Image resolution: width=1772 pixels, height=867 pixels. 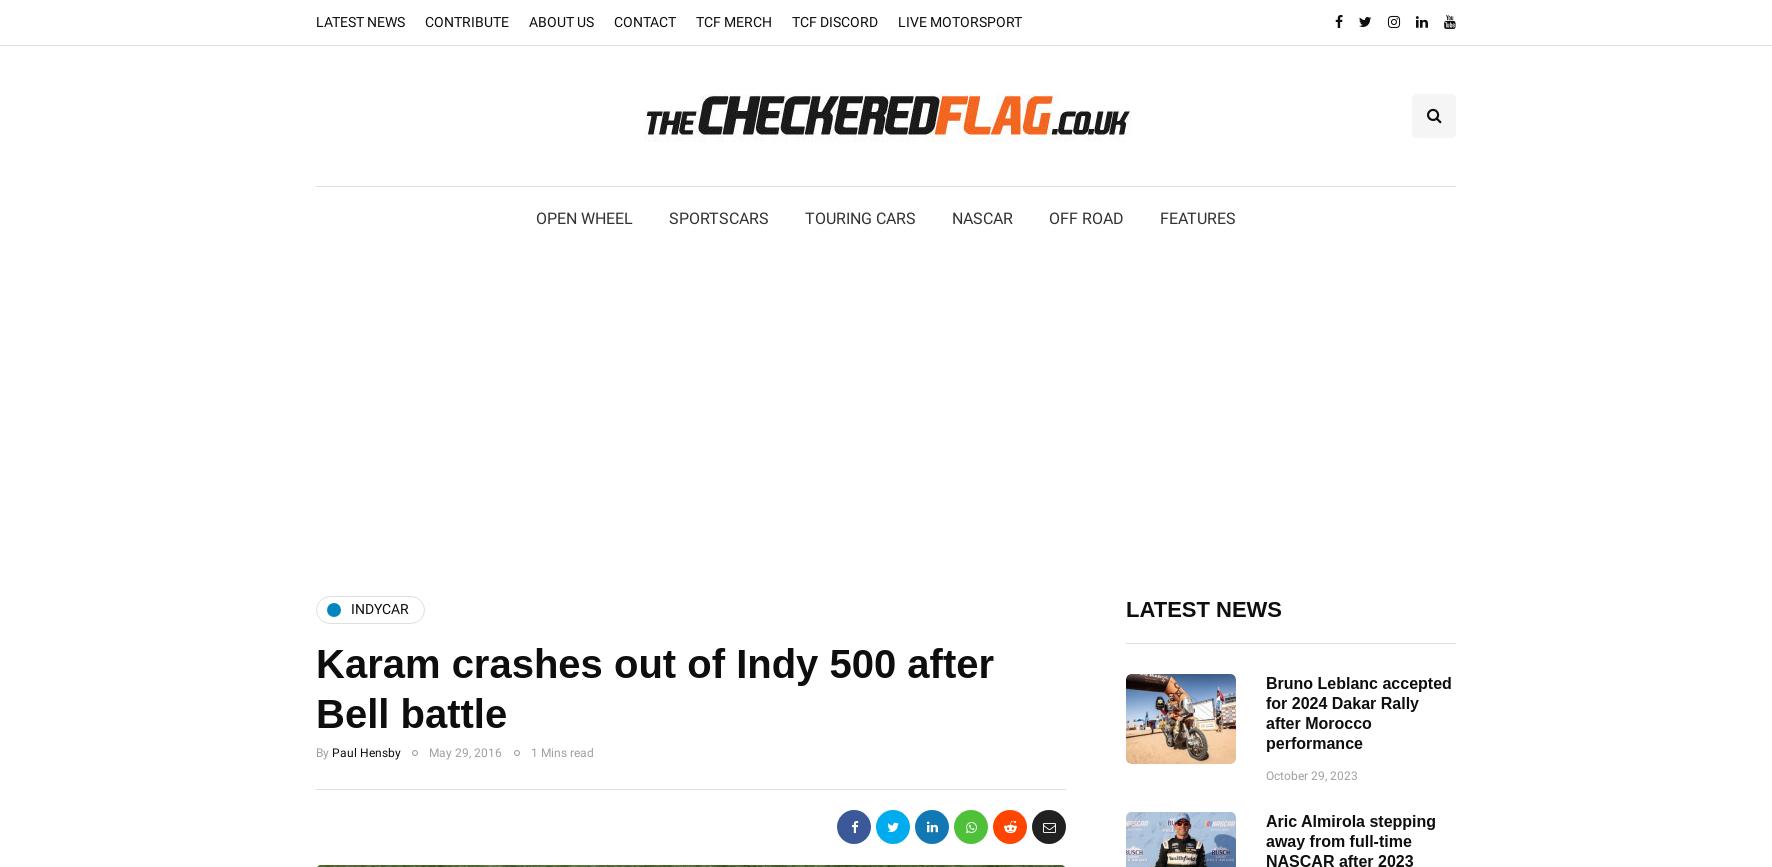 I want to click on 'May 29, 2016', so click(x=464, y=751).